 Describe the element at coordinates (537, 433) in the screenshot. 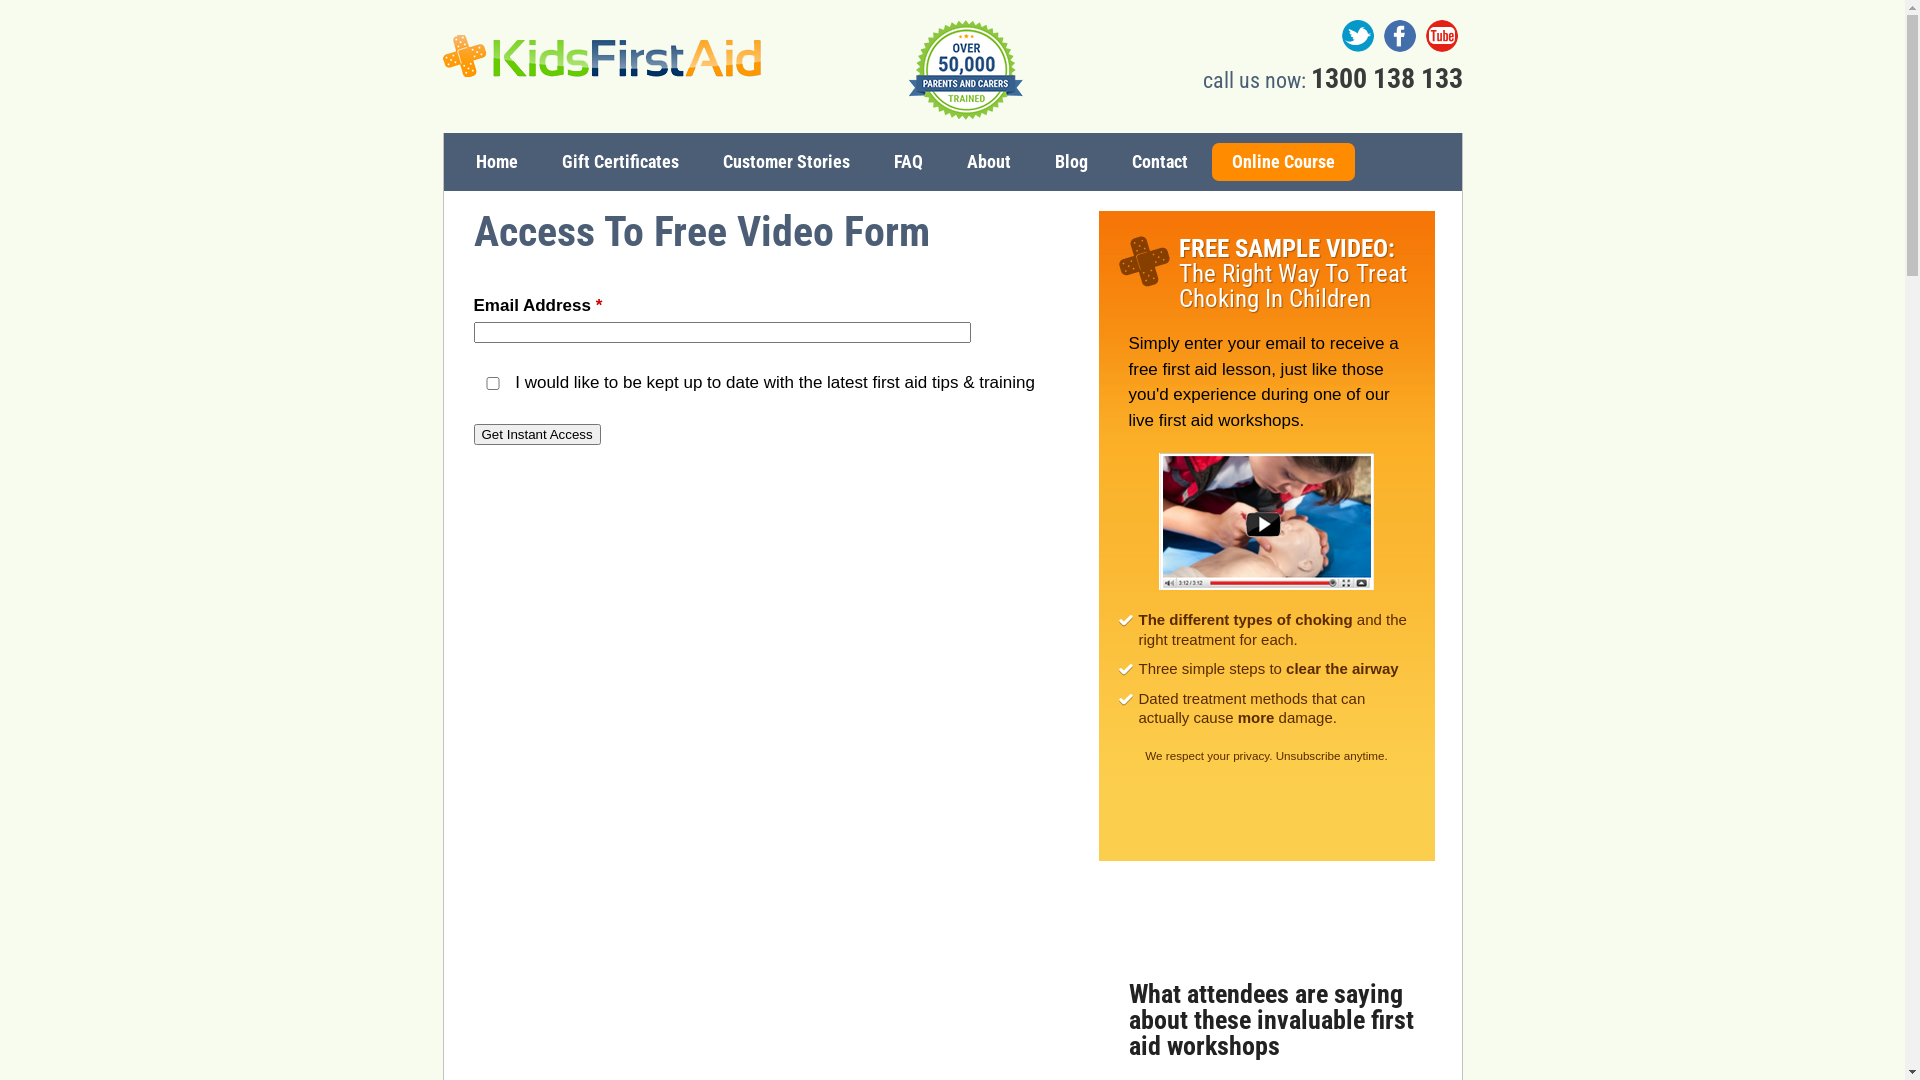

I see `'Get Instant Access'` at that location.